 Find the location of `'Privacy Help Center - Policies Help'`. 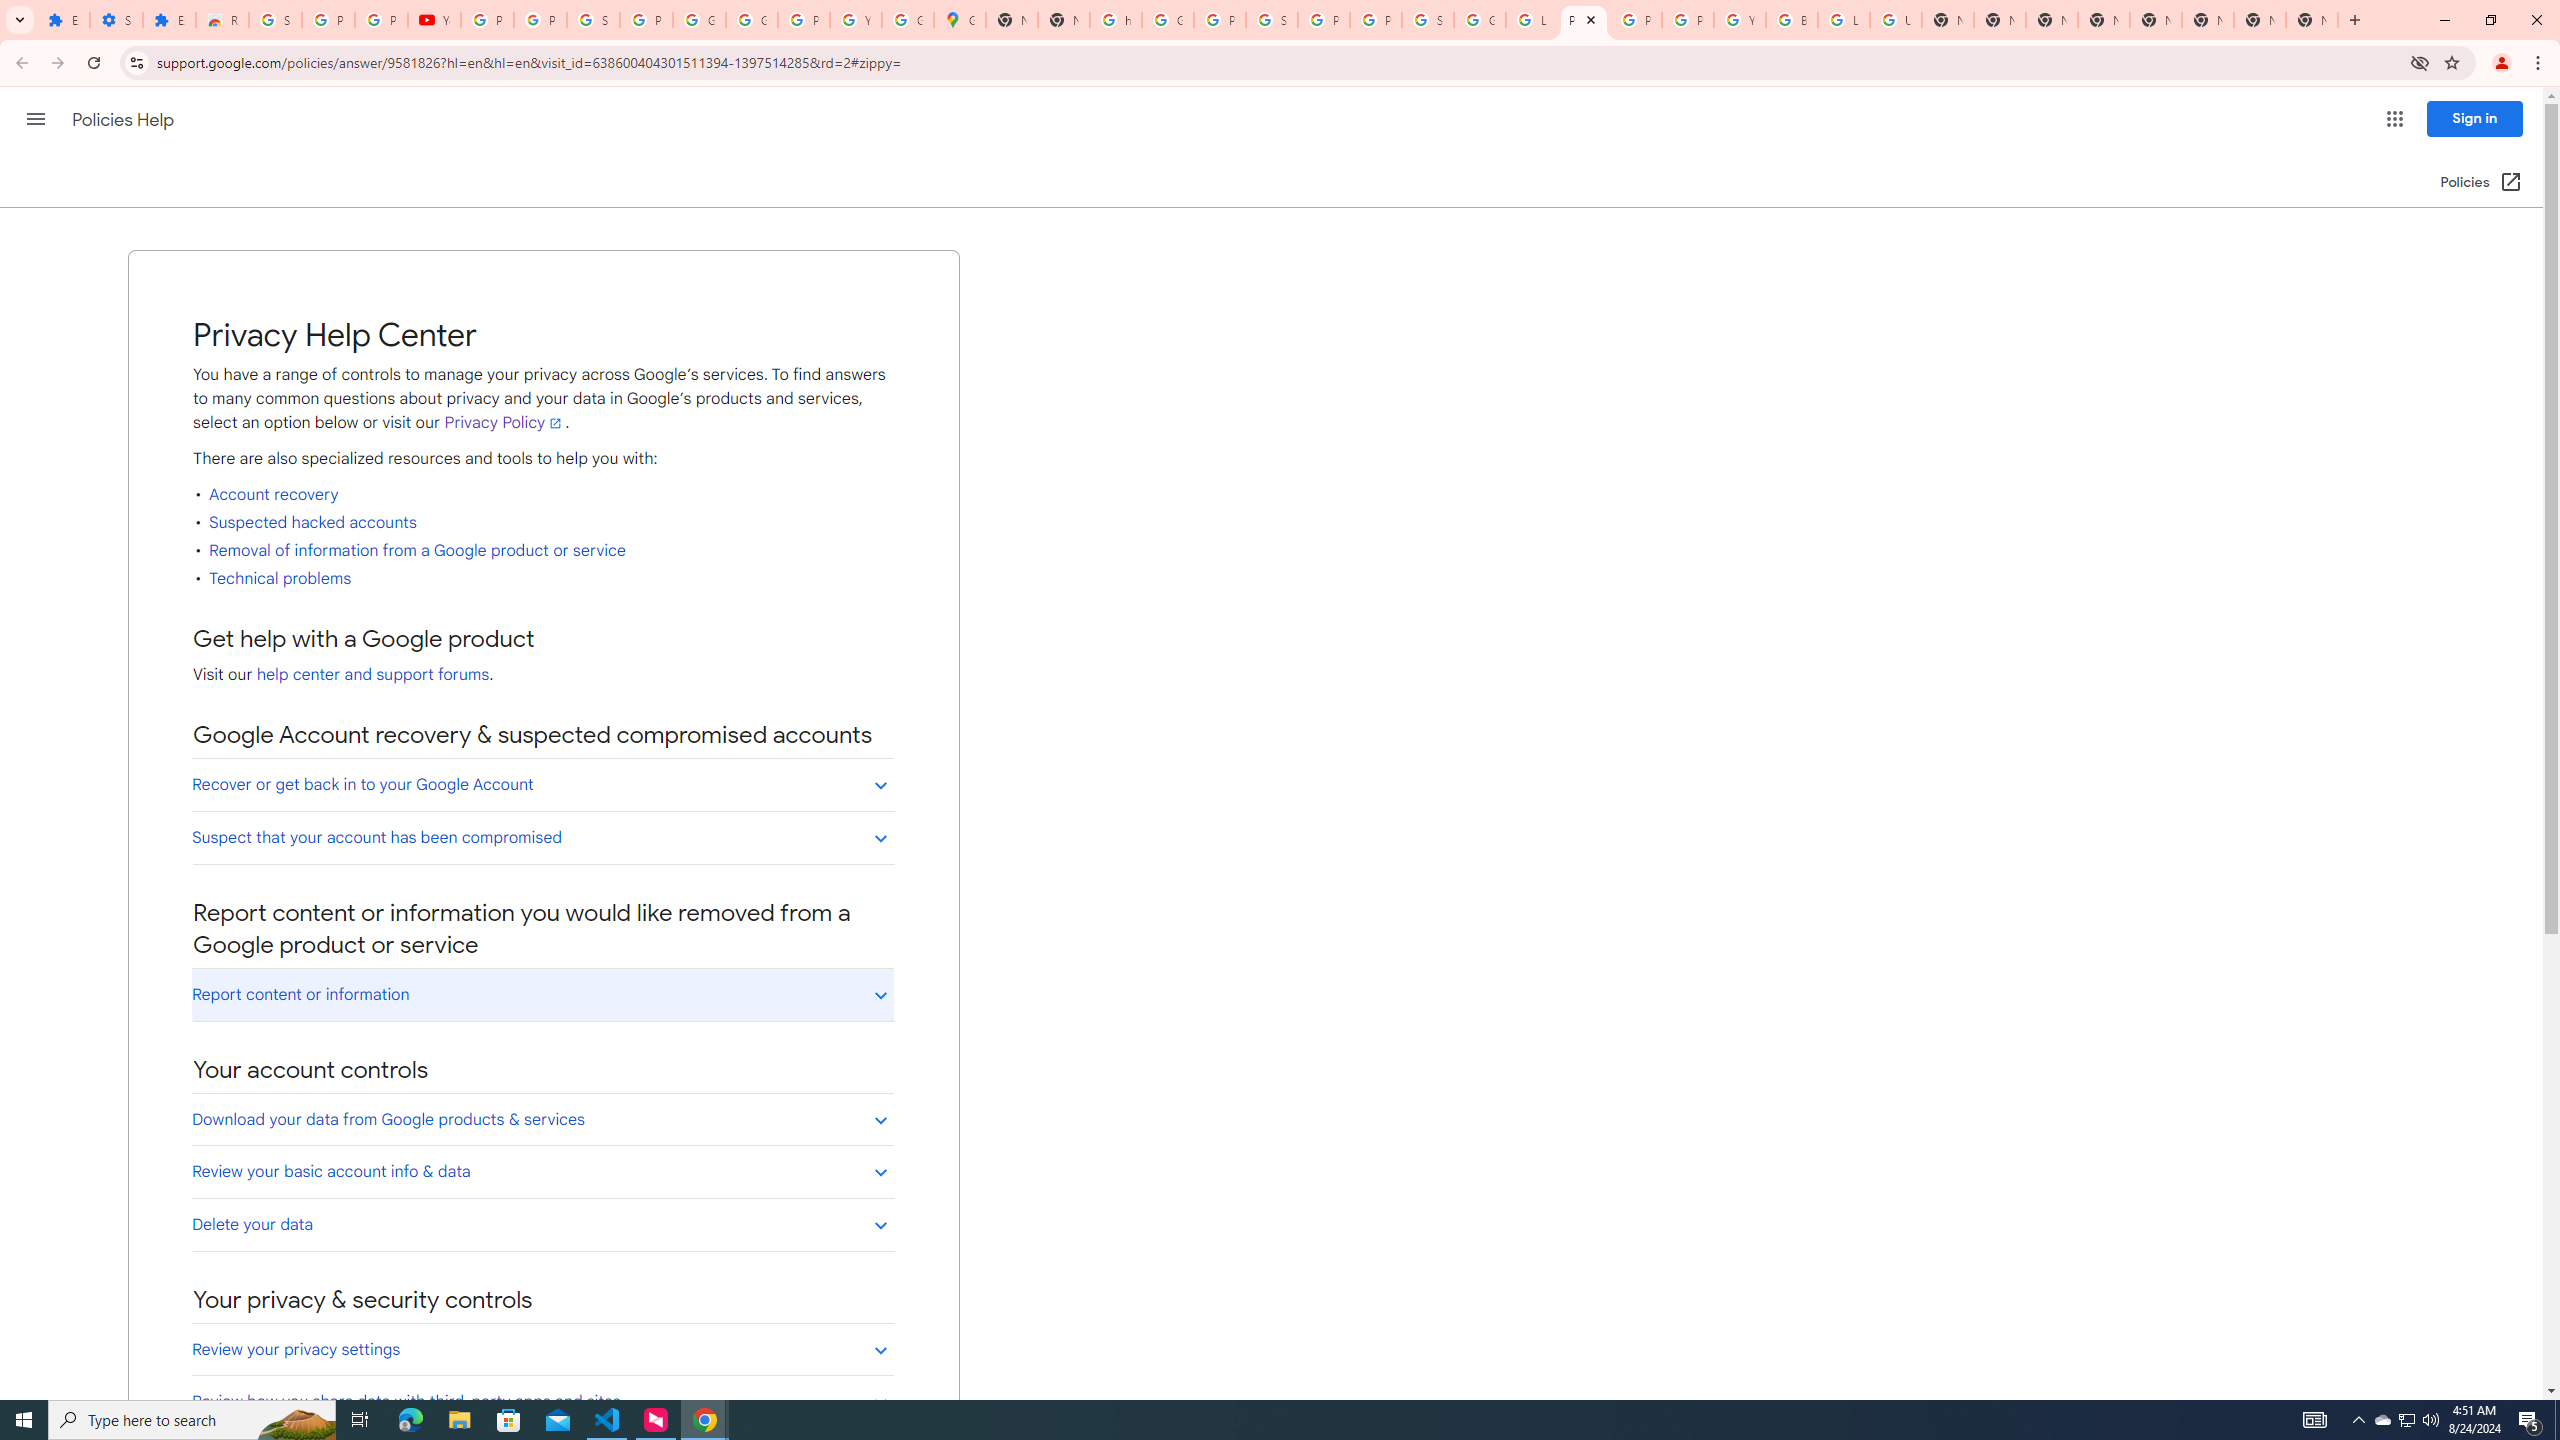

'Privacy Help Center - Policies Help' is located at coordinates (1634, 19).